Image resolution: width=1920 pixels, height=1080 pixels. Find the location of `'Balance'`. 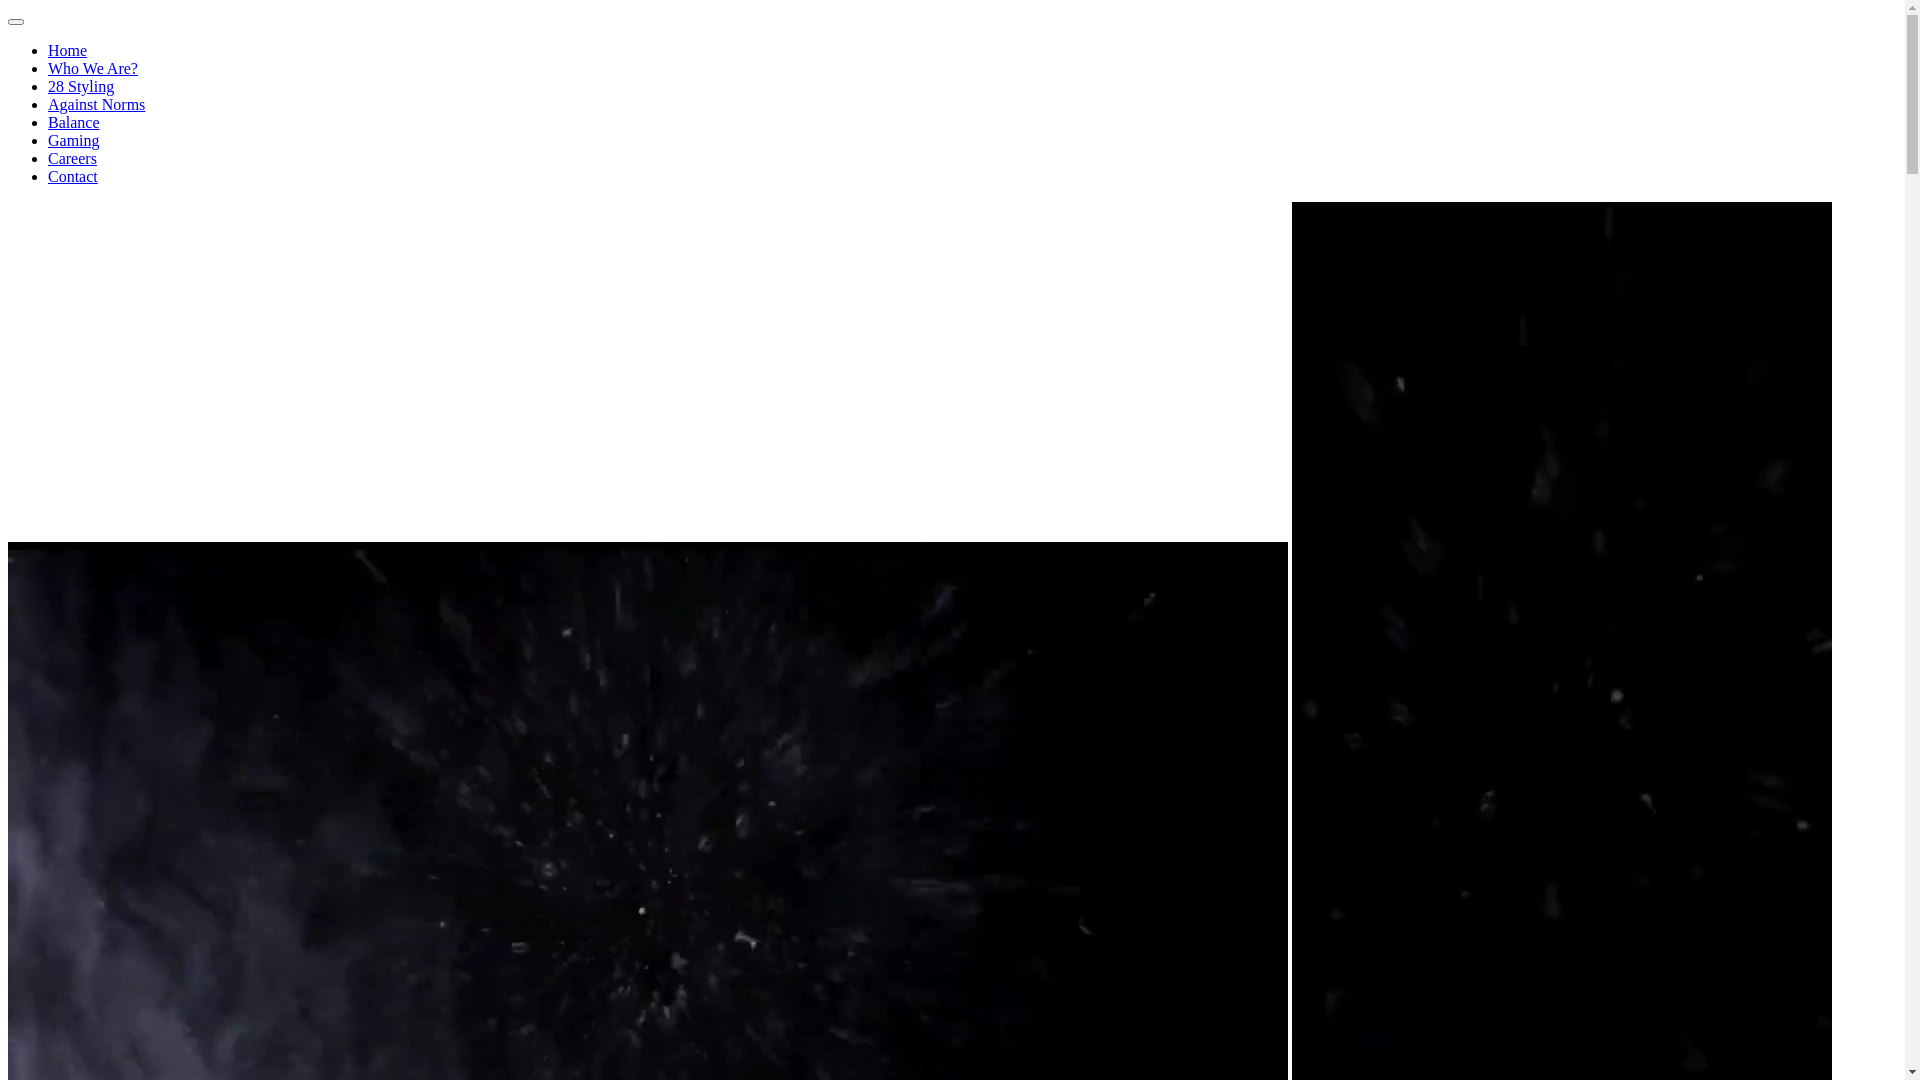

'Balance' is located at coordinates (73, 122).